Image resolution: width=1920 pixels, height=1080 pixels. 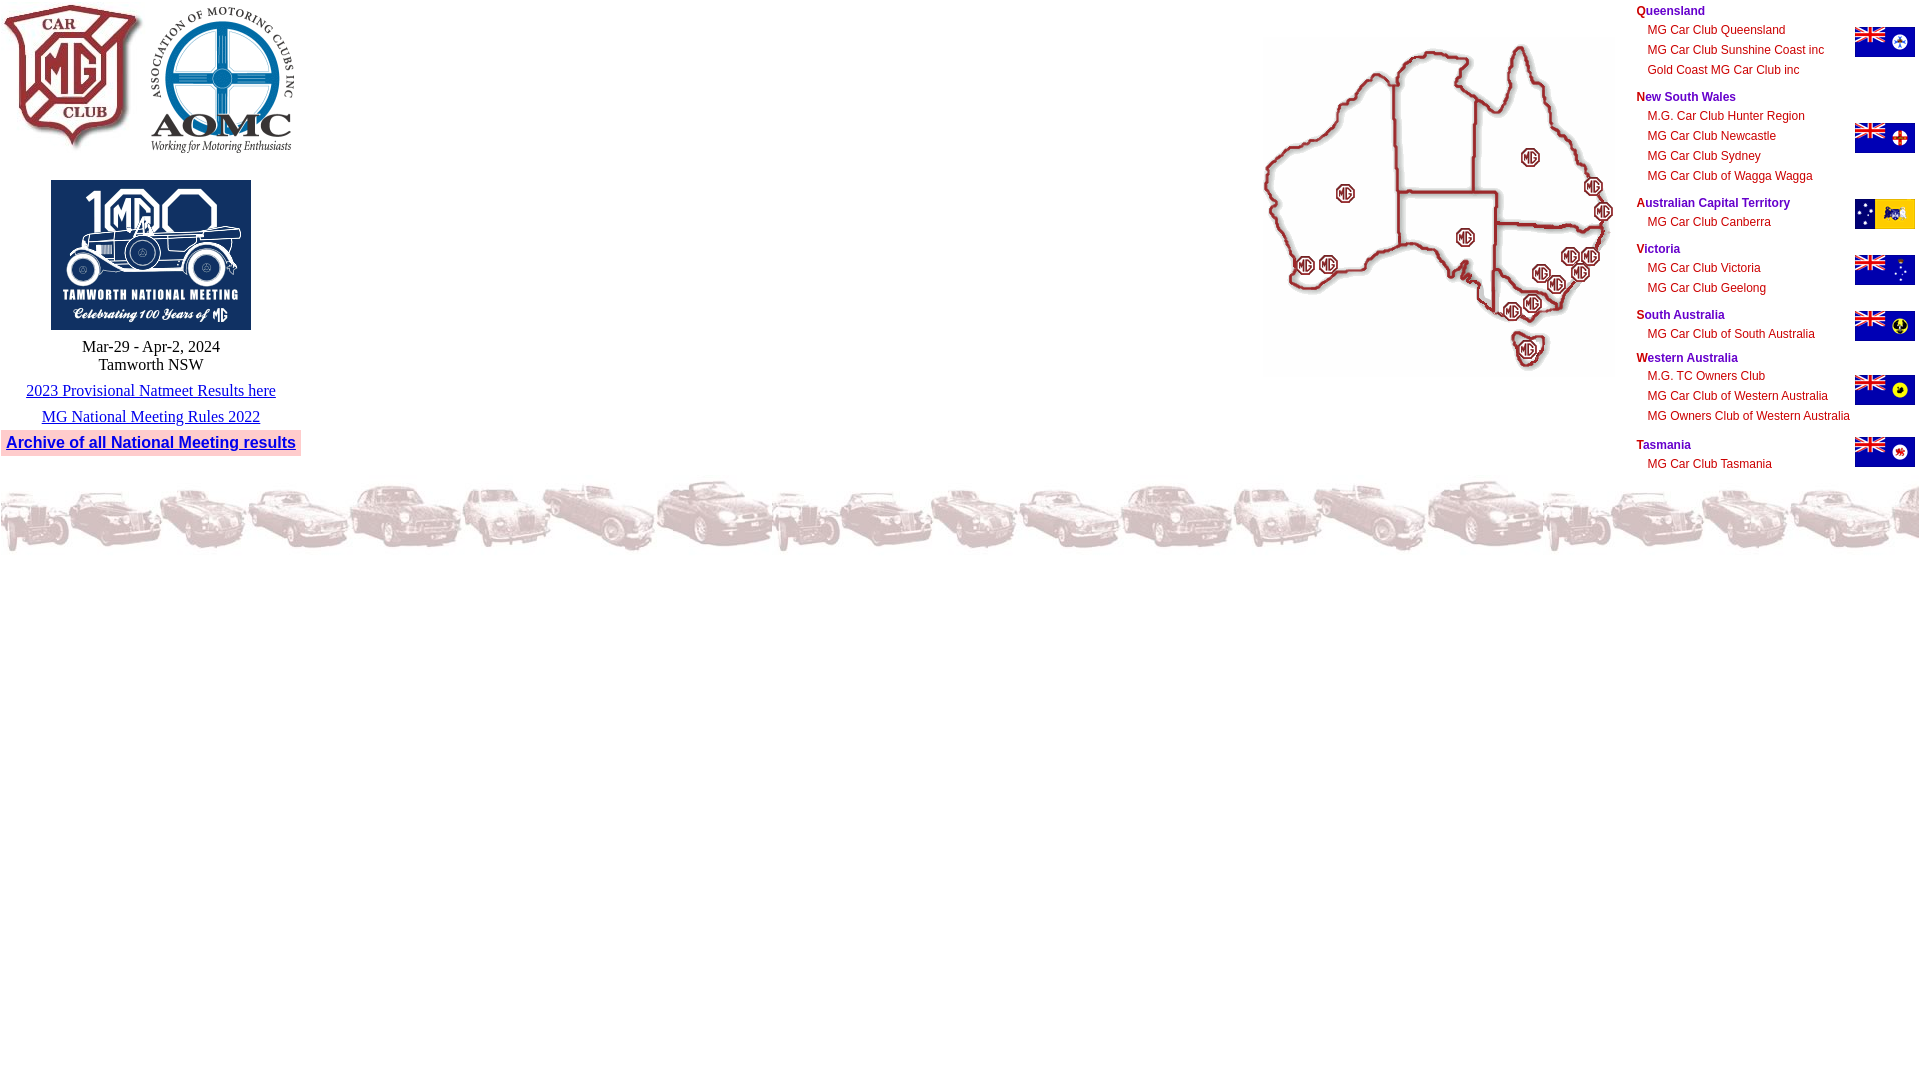 What do you see at coordinates (1702, 154) in the screenshot?
I see `'MG Car Club Sydney'` at bounding box center [1702, 154].